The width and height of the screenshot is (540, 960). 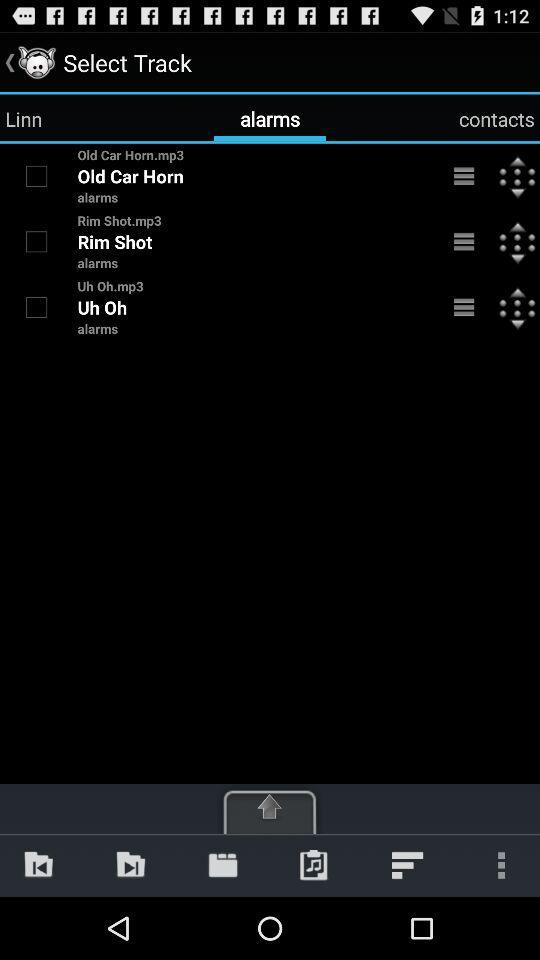 What do you see at coordinates (464, 307) in the screenshot?
I see `details` at bounding box center [464, 307].